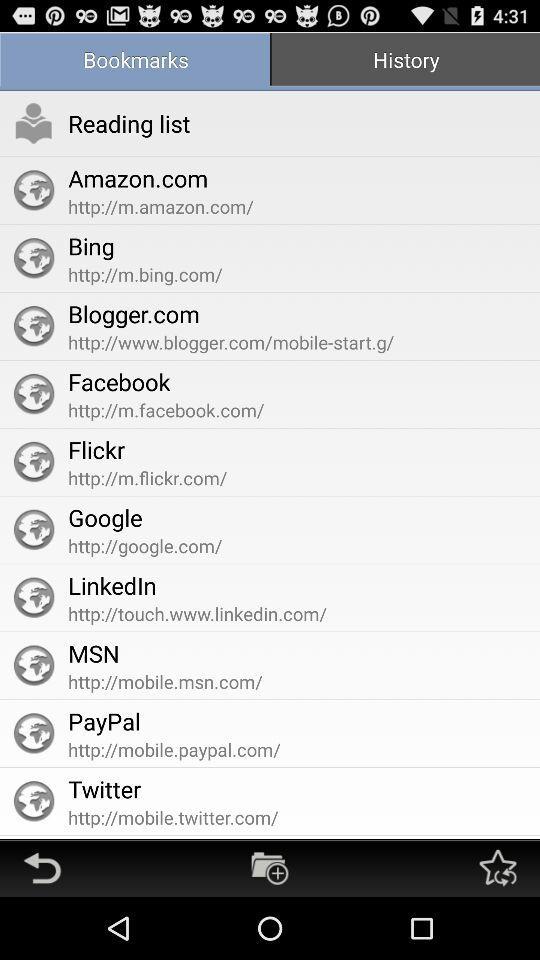 The width and height of the screenshot is (540, 960). What do you see at coordinates (33, 122) in the screenshot?
I see `the app to the left of reading list icon` at bounding box center [33, 122].